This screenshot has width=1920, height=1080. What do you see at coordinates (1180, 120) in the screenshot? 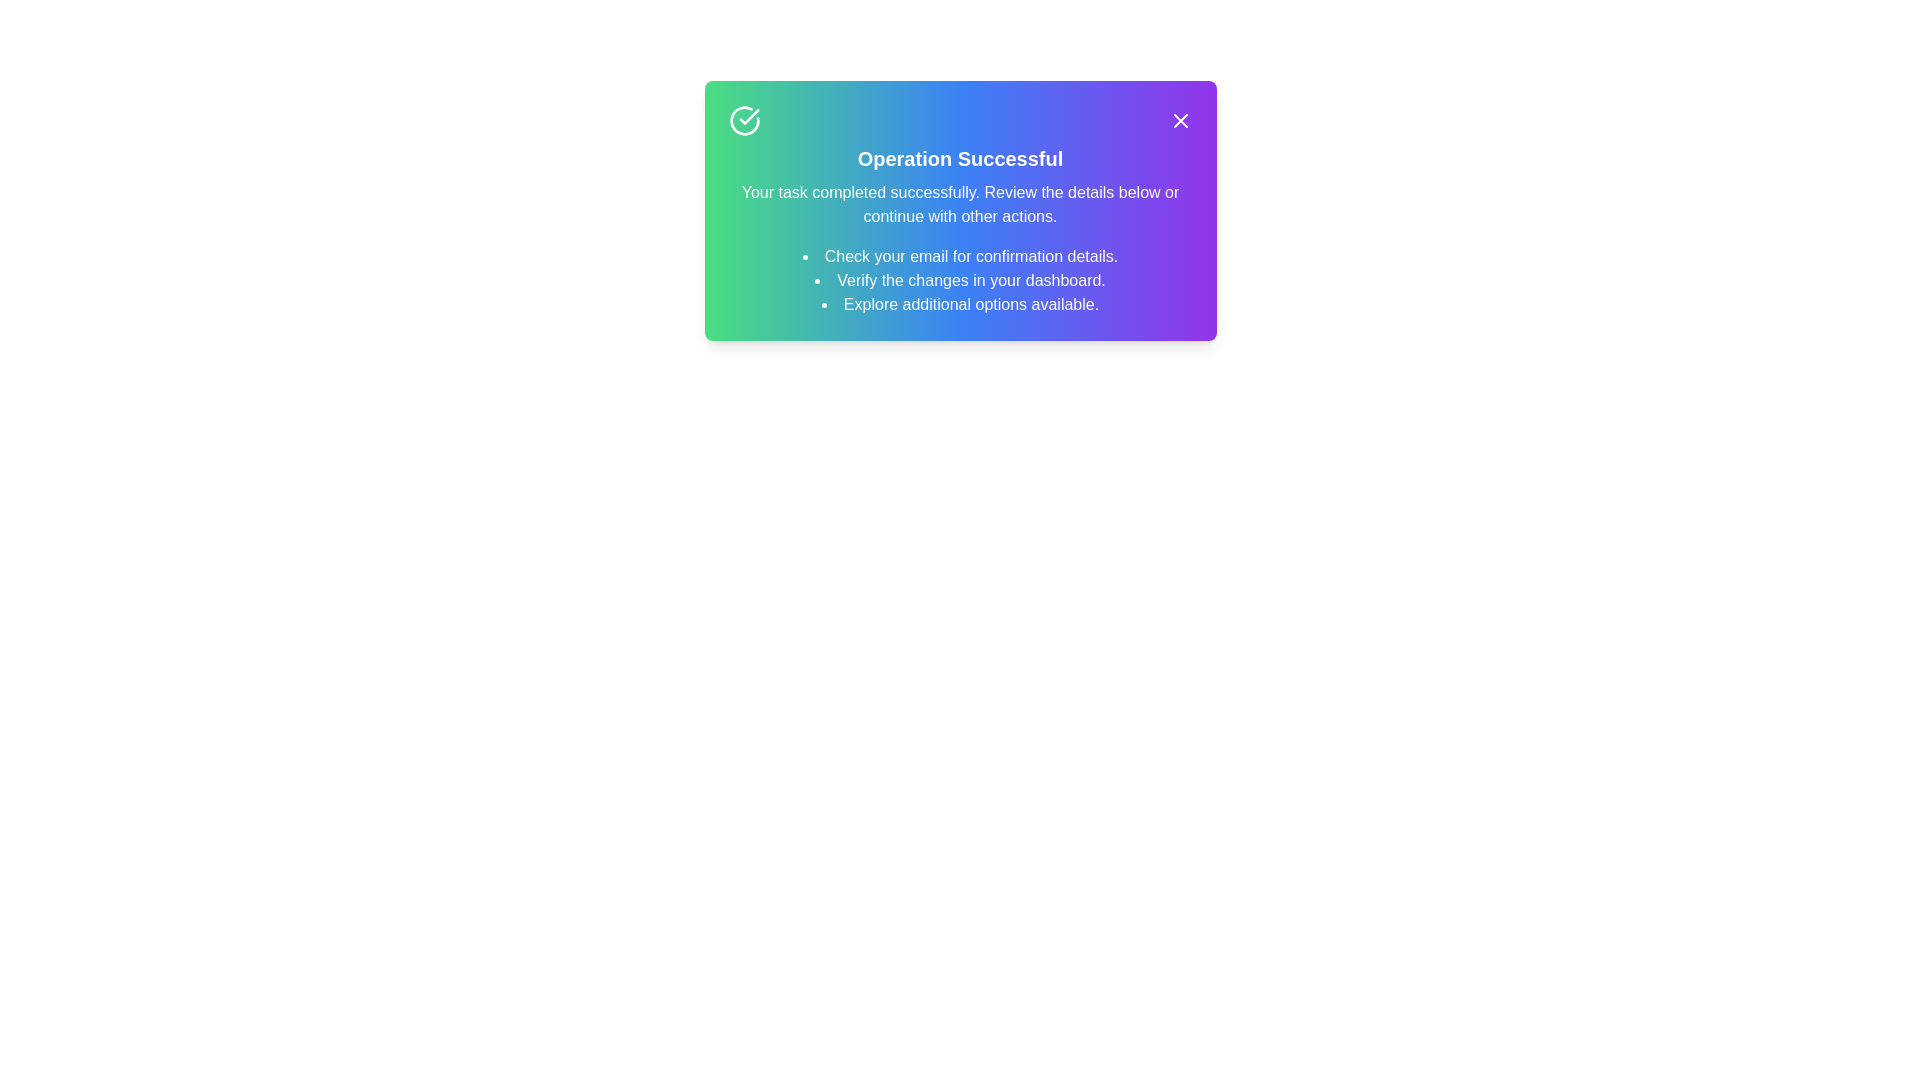
I see `the close button to close the notification panel` at bounding box center [1180, 120].